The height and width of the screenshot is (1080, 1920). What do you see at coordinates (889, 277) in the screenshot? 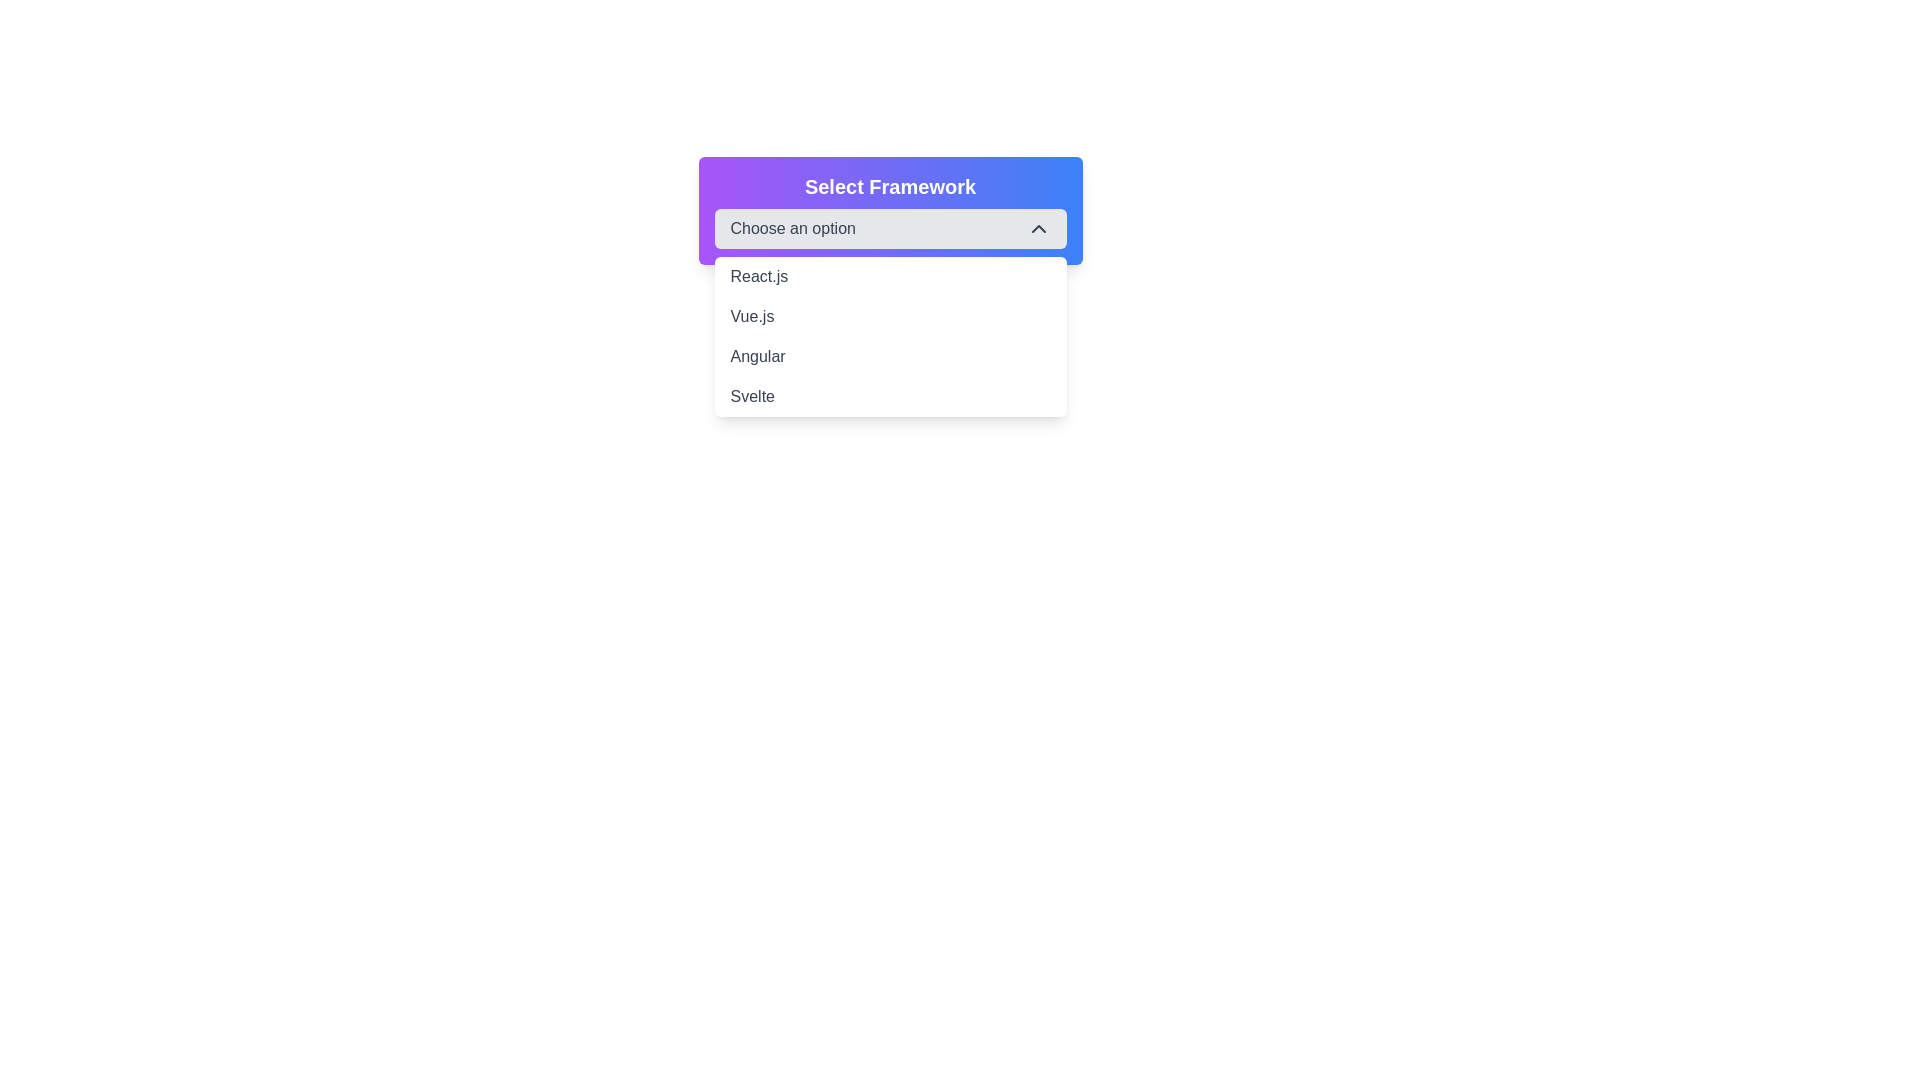
I see `the first item in the dropdown menu labeled 'React.js'` at bounding box center [889, 277].